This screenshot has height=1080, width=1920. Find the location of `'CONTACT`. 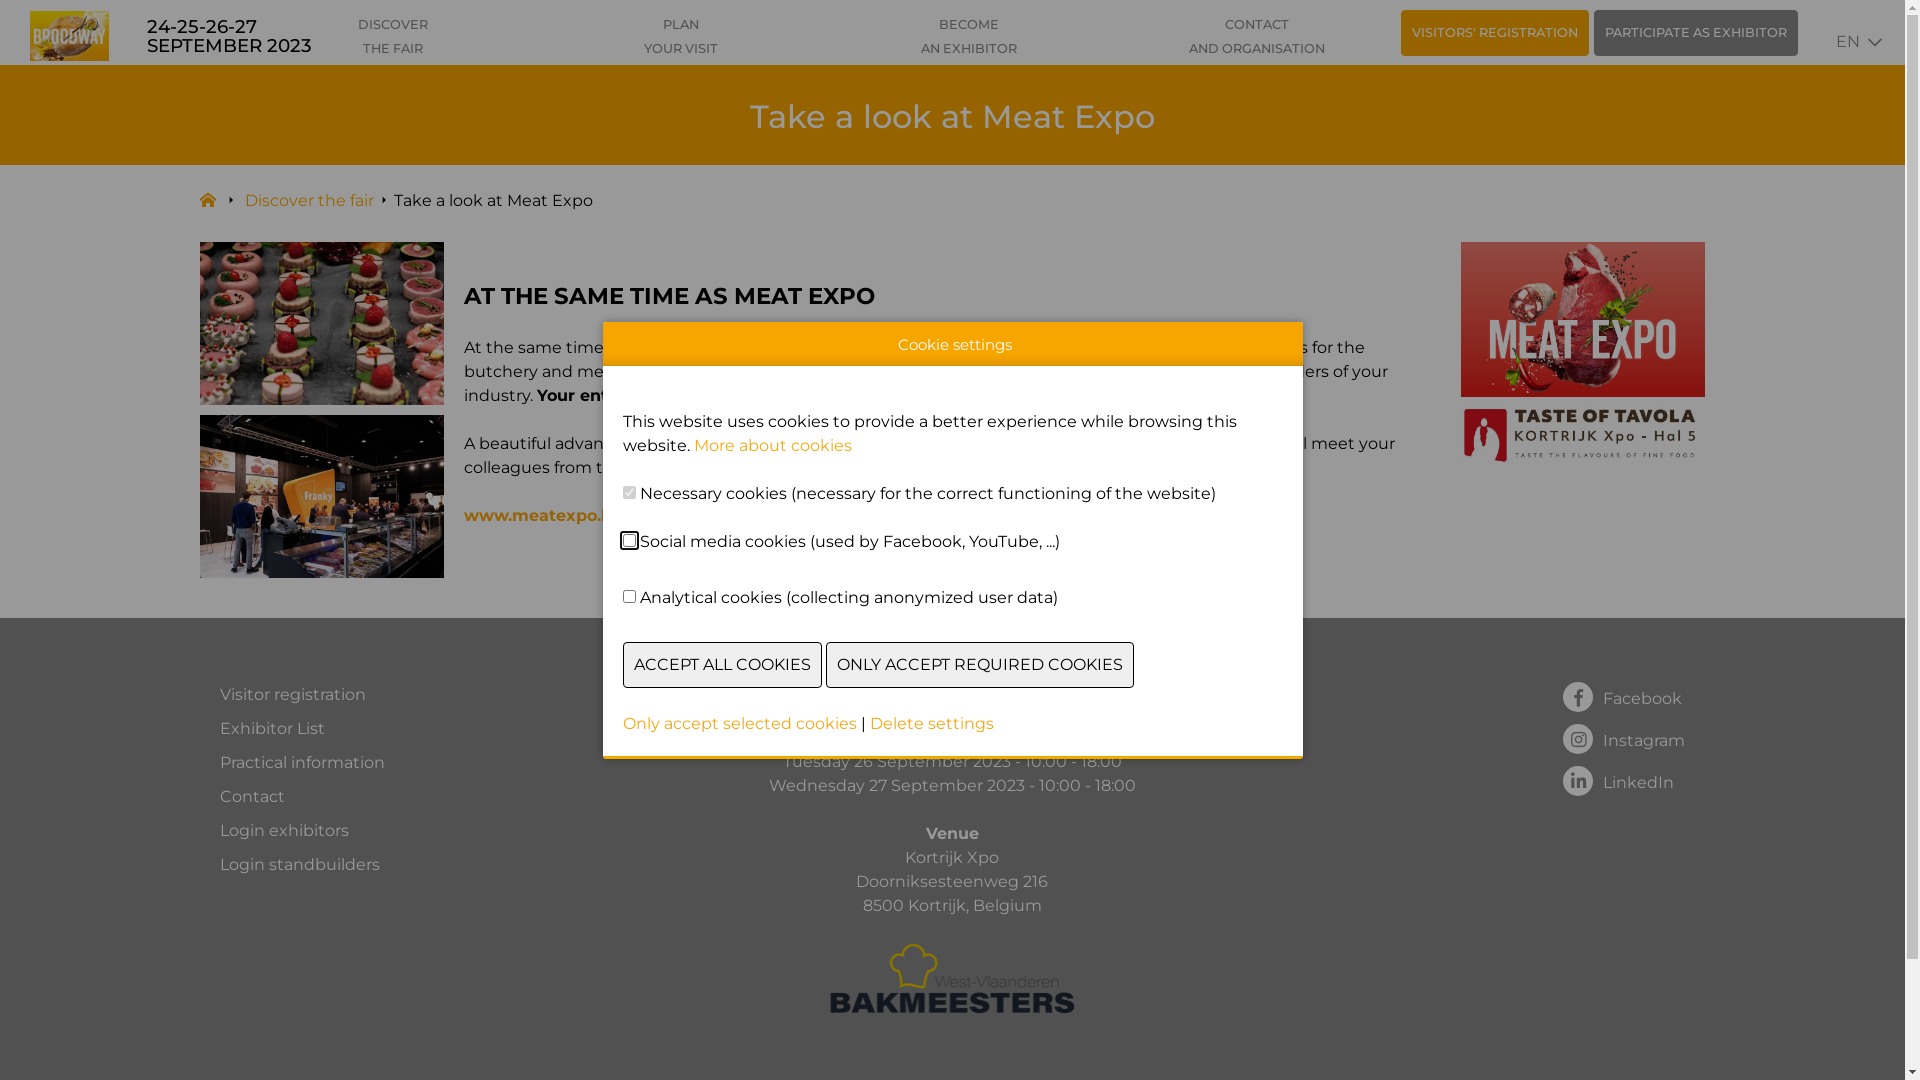

'CONTACT is located at coordinates (1256, 37).